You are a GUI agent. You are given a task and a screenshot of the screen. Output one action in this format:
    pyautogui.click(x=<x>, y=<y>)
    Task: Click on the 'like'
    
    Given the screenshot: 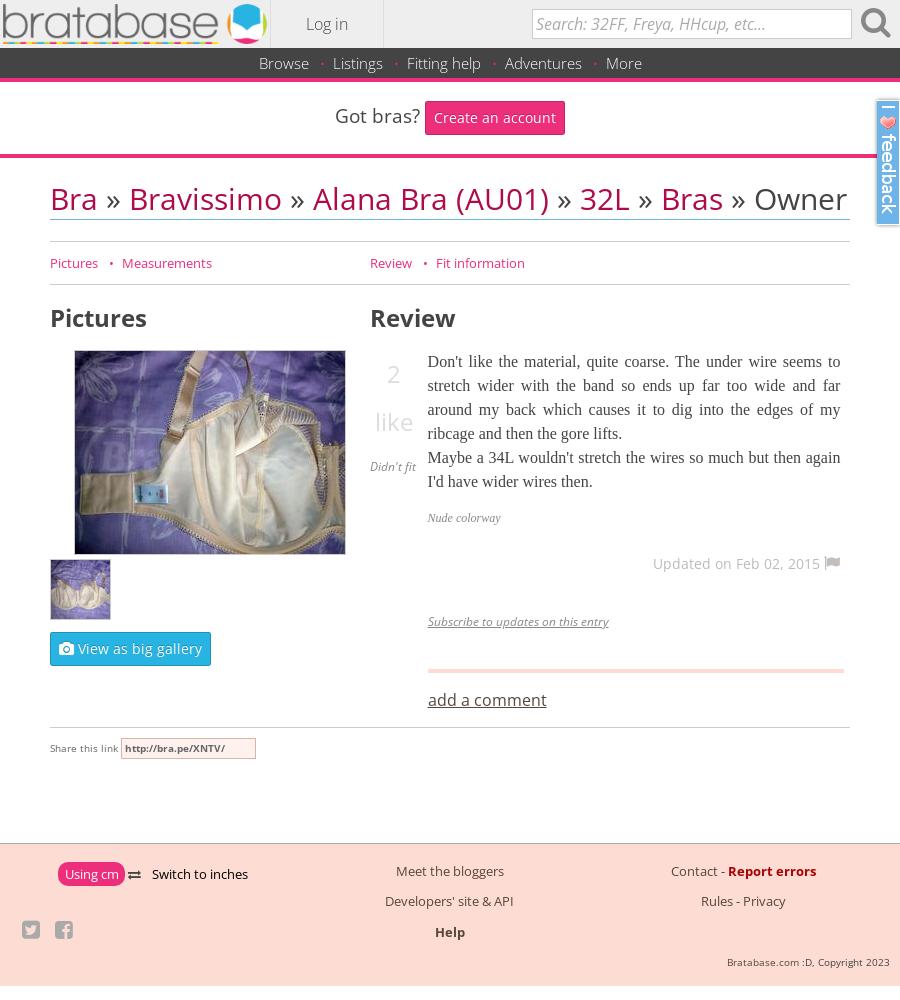 What is the action you would take?
    pyautogui.click(x=394, y=420)
    